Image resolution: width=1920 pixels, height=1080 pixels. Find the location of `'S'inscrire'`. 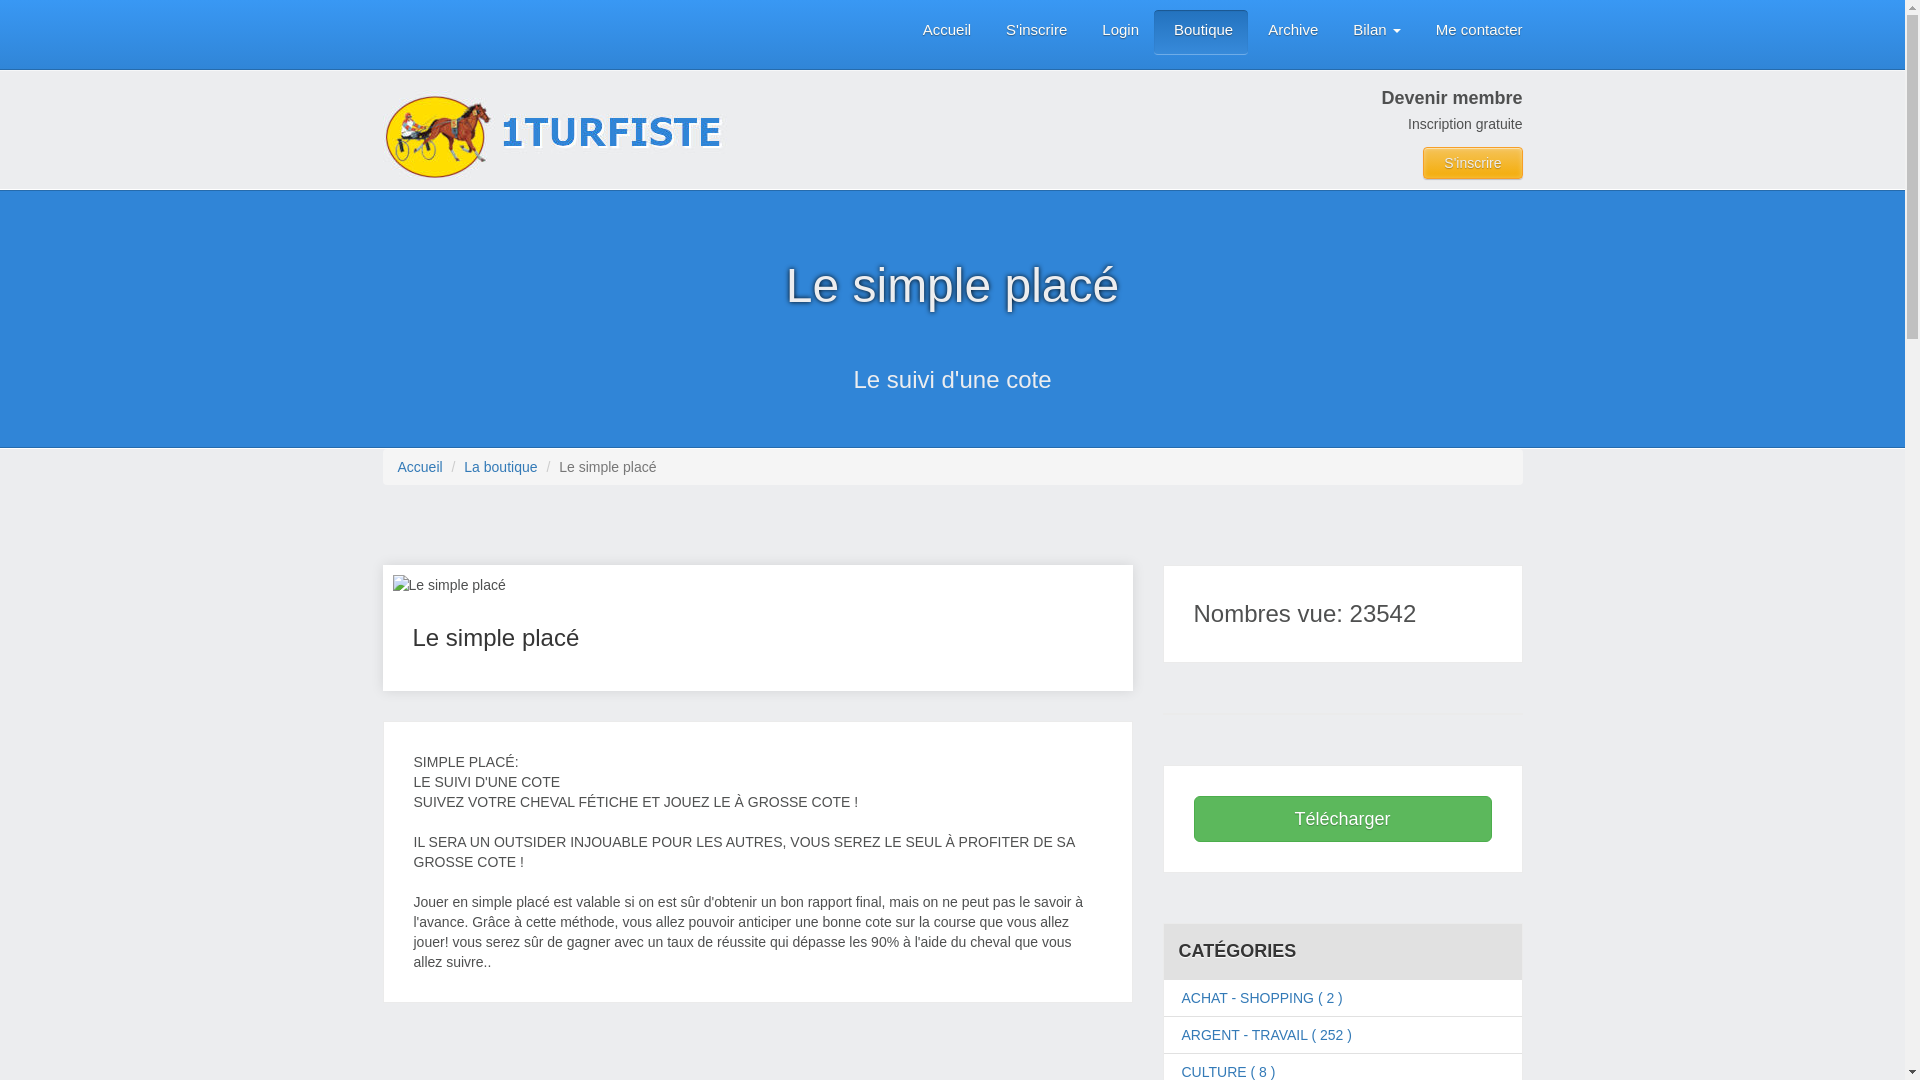

'S'inscrire' is located at coordinates (1033, 32).